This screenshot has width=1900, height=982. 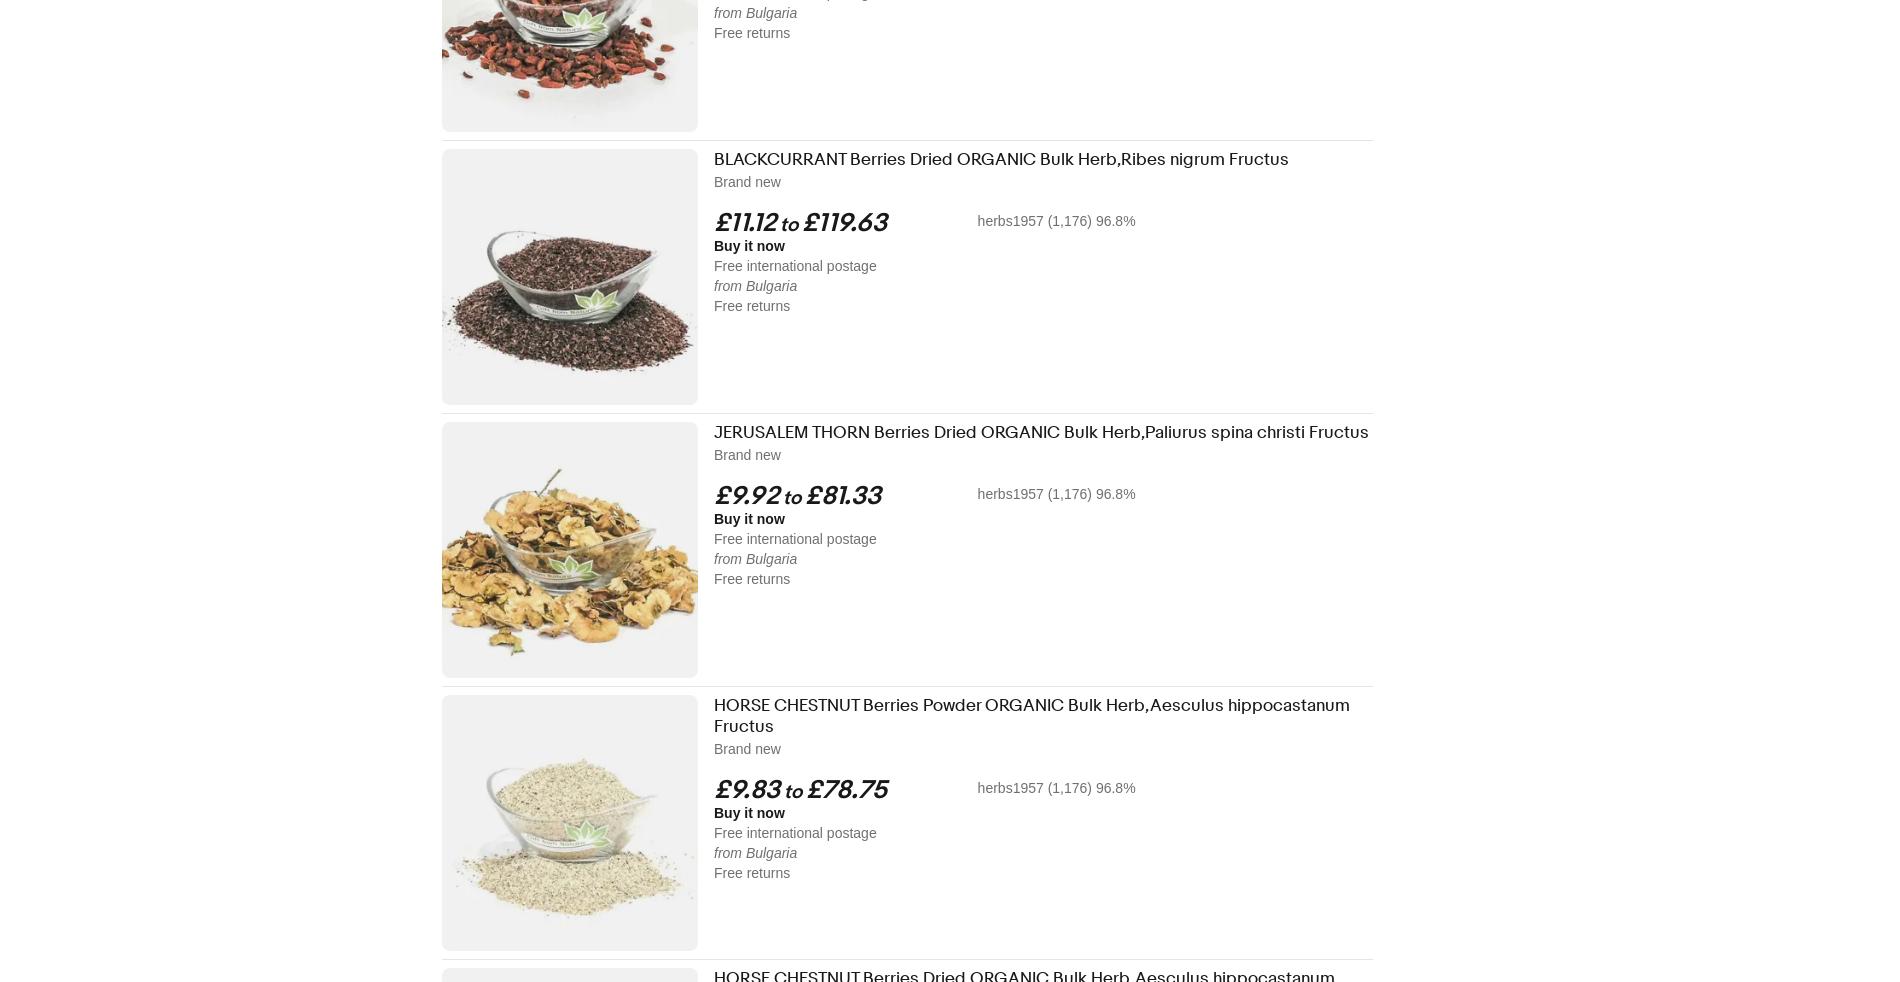 I want to click on '£11.12', so click(x=743, y=222).